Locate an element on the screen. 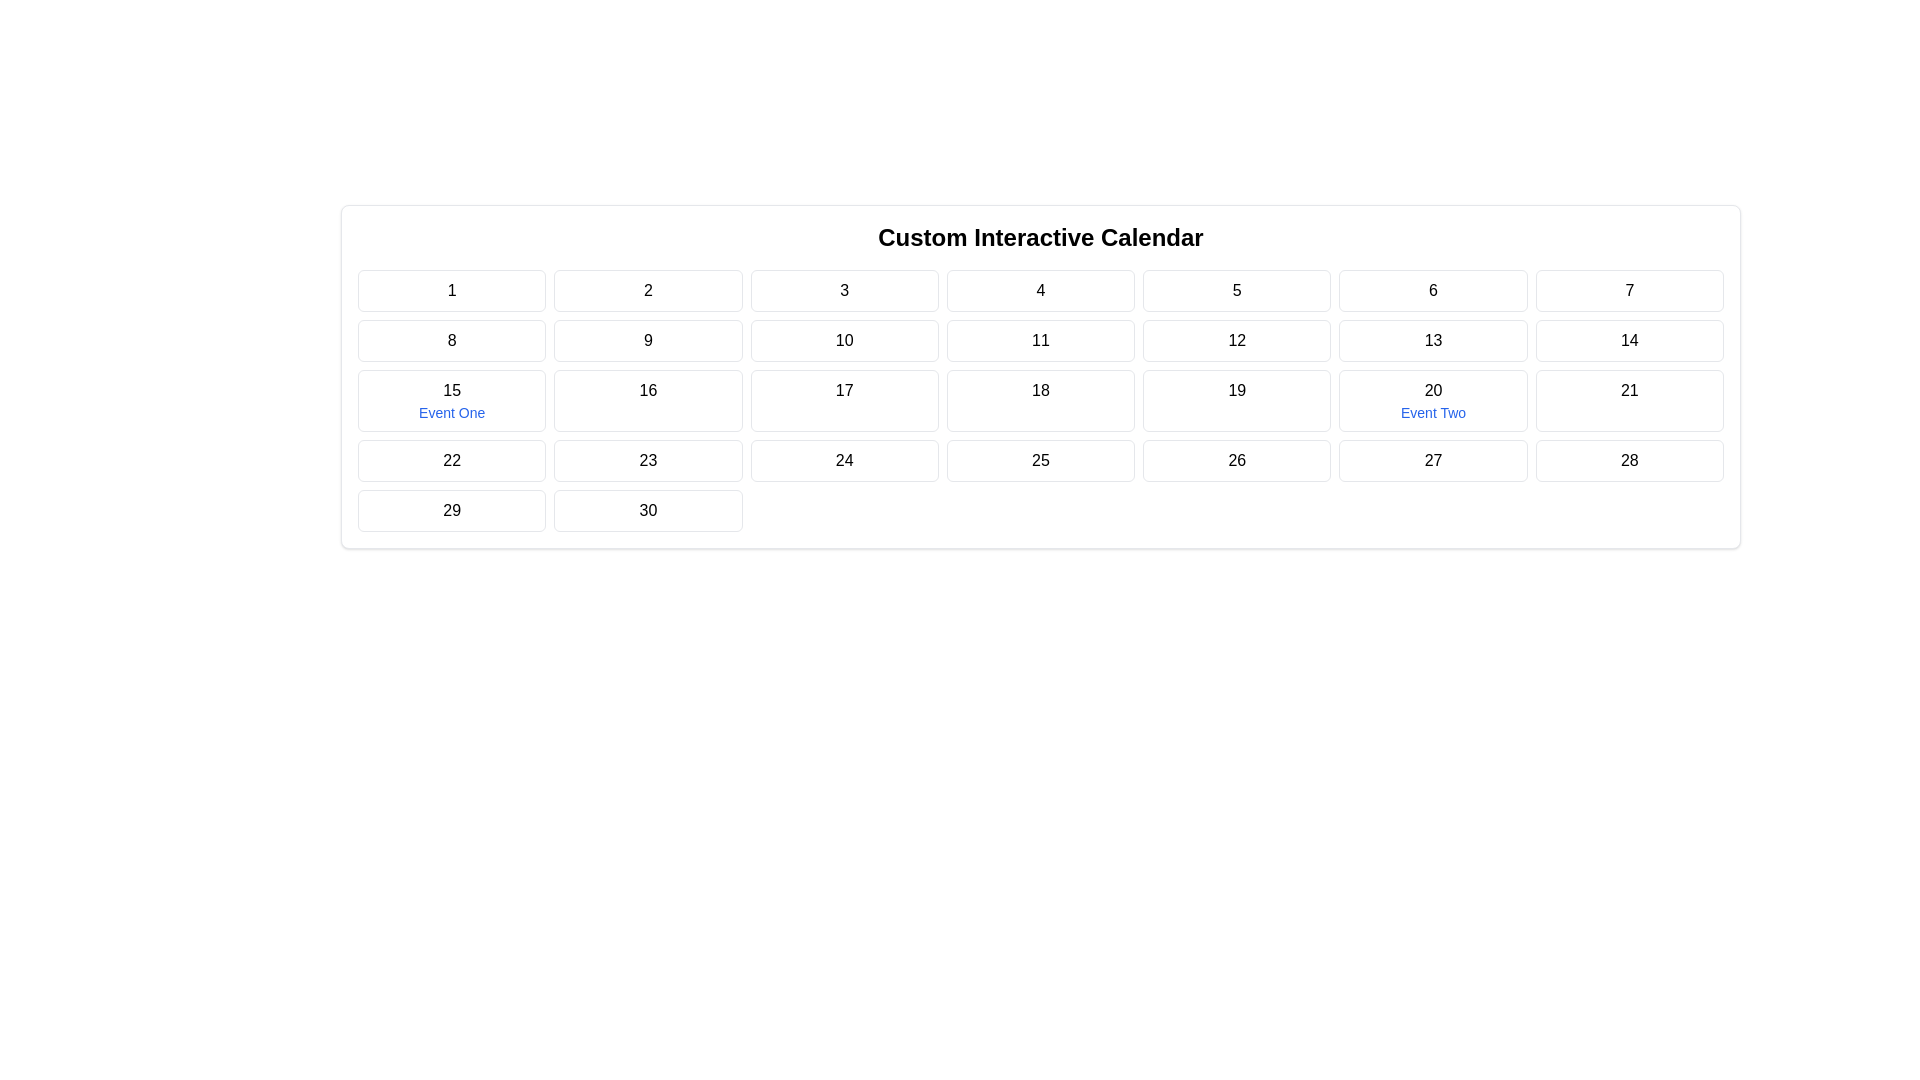 The height and width of the screenshot is (1080, 1920). the calendar day cell displaying the number '28' in the sixth row and seventh column of the grid layout is located at coordinates (1629, 461).